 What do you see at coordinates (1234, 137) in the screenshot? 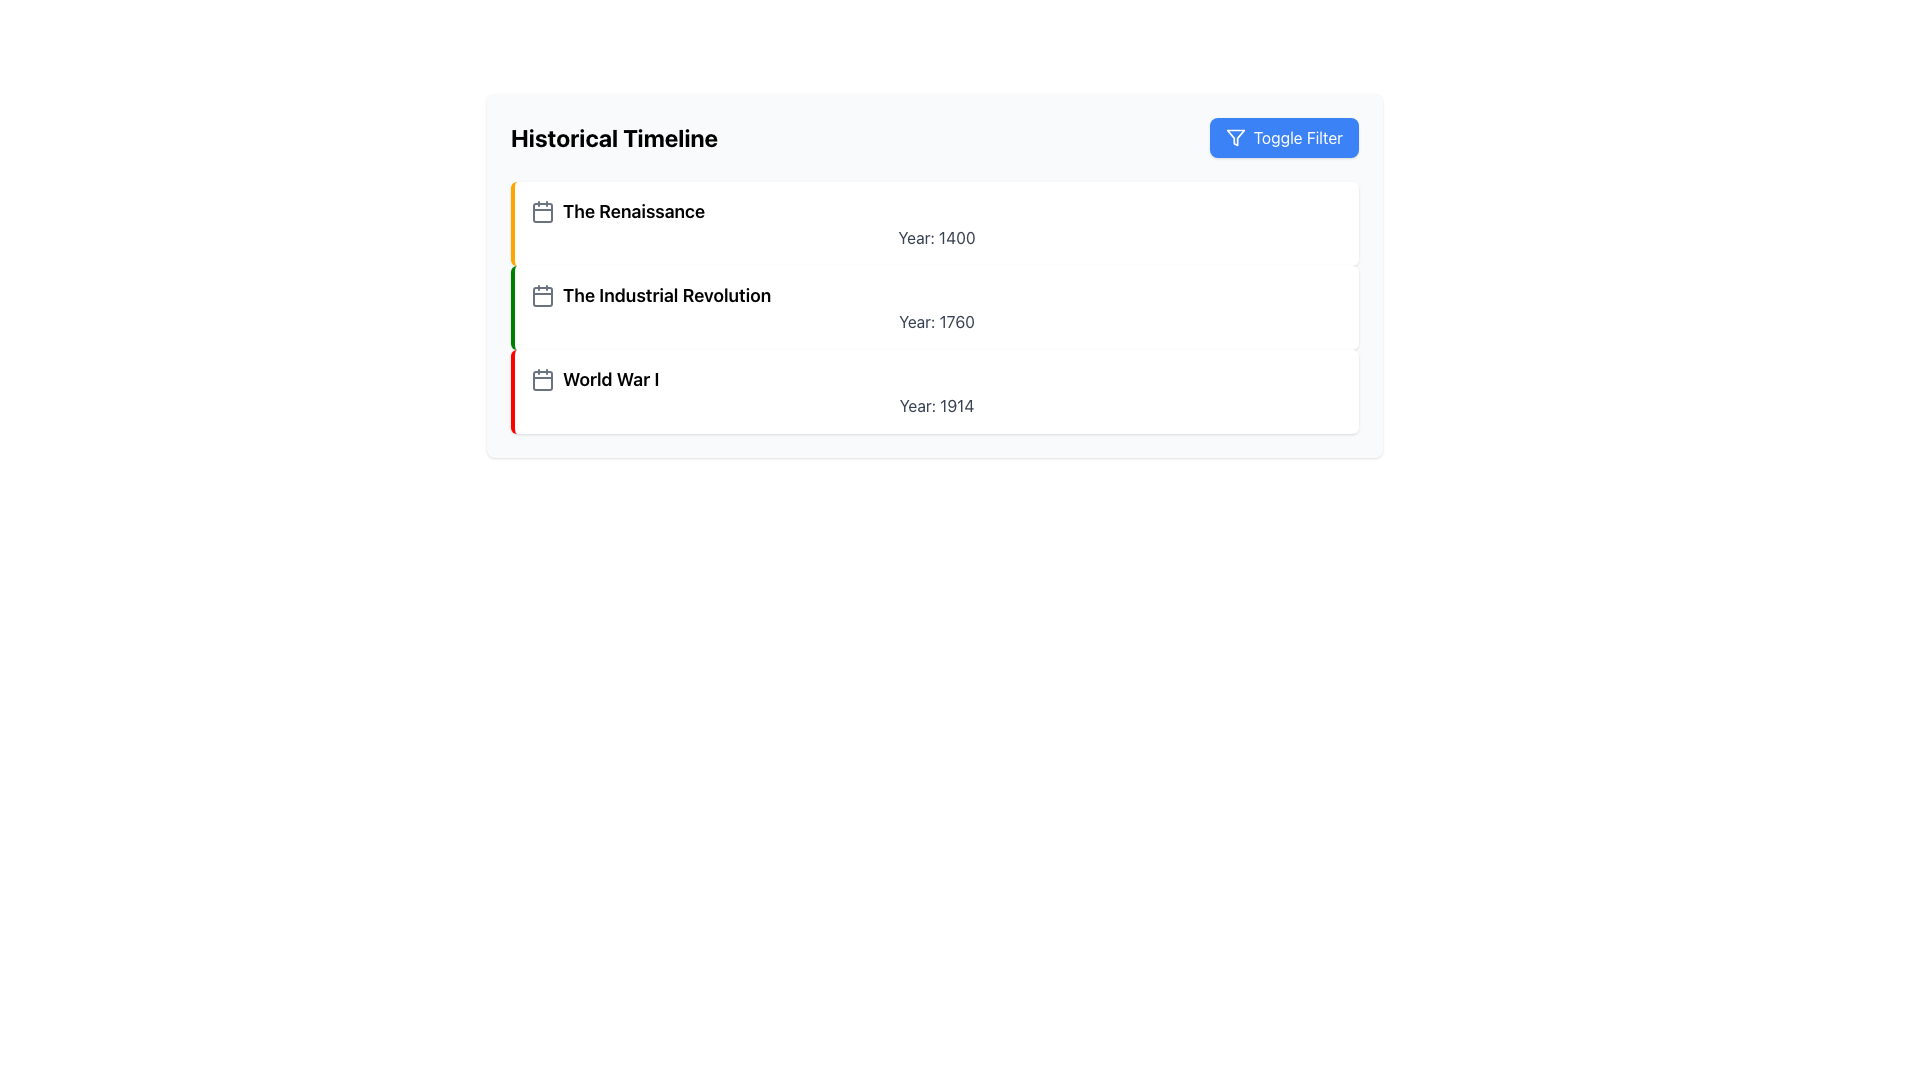
I see `the funnel-shaped filter icon located inside the 'Toggle Filter' button at the top-right of the 'Historical Timeline' section for accessibility` at bounding box center [1234, 137].